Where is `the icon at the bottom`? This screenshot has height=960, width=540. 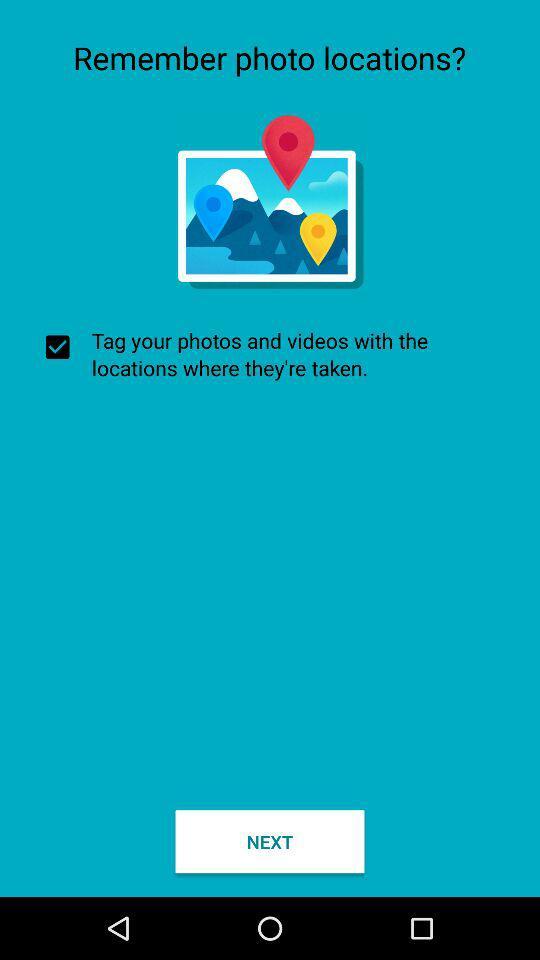
the icon at the bottom is located at coordinates (270, 840).